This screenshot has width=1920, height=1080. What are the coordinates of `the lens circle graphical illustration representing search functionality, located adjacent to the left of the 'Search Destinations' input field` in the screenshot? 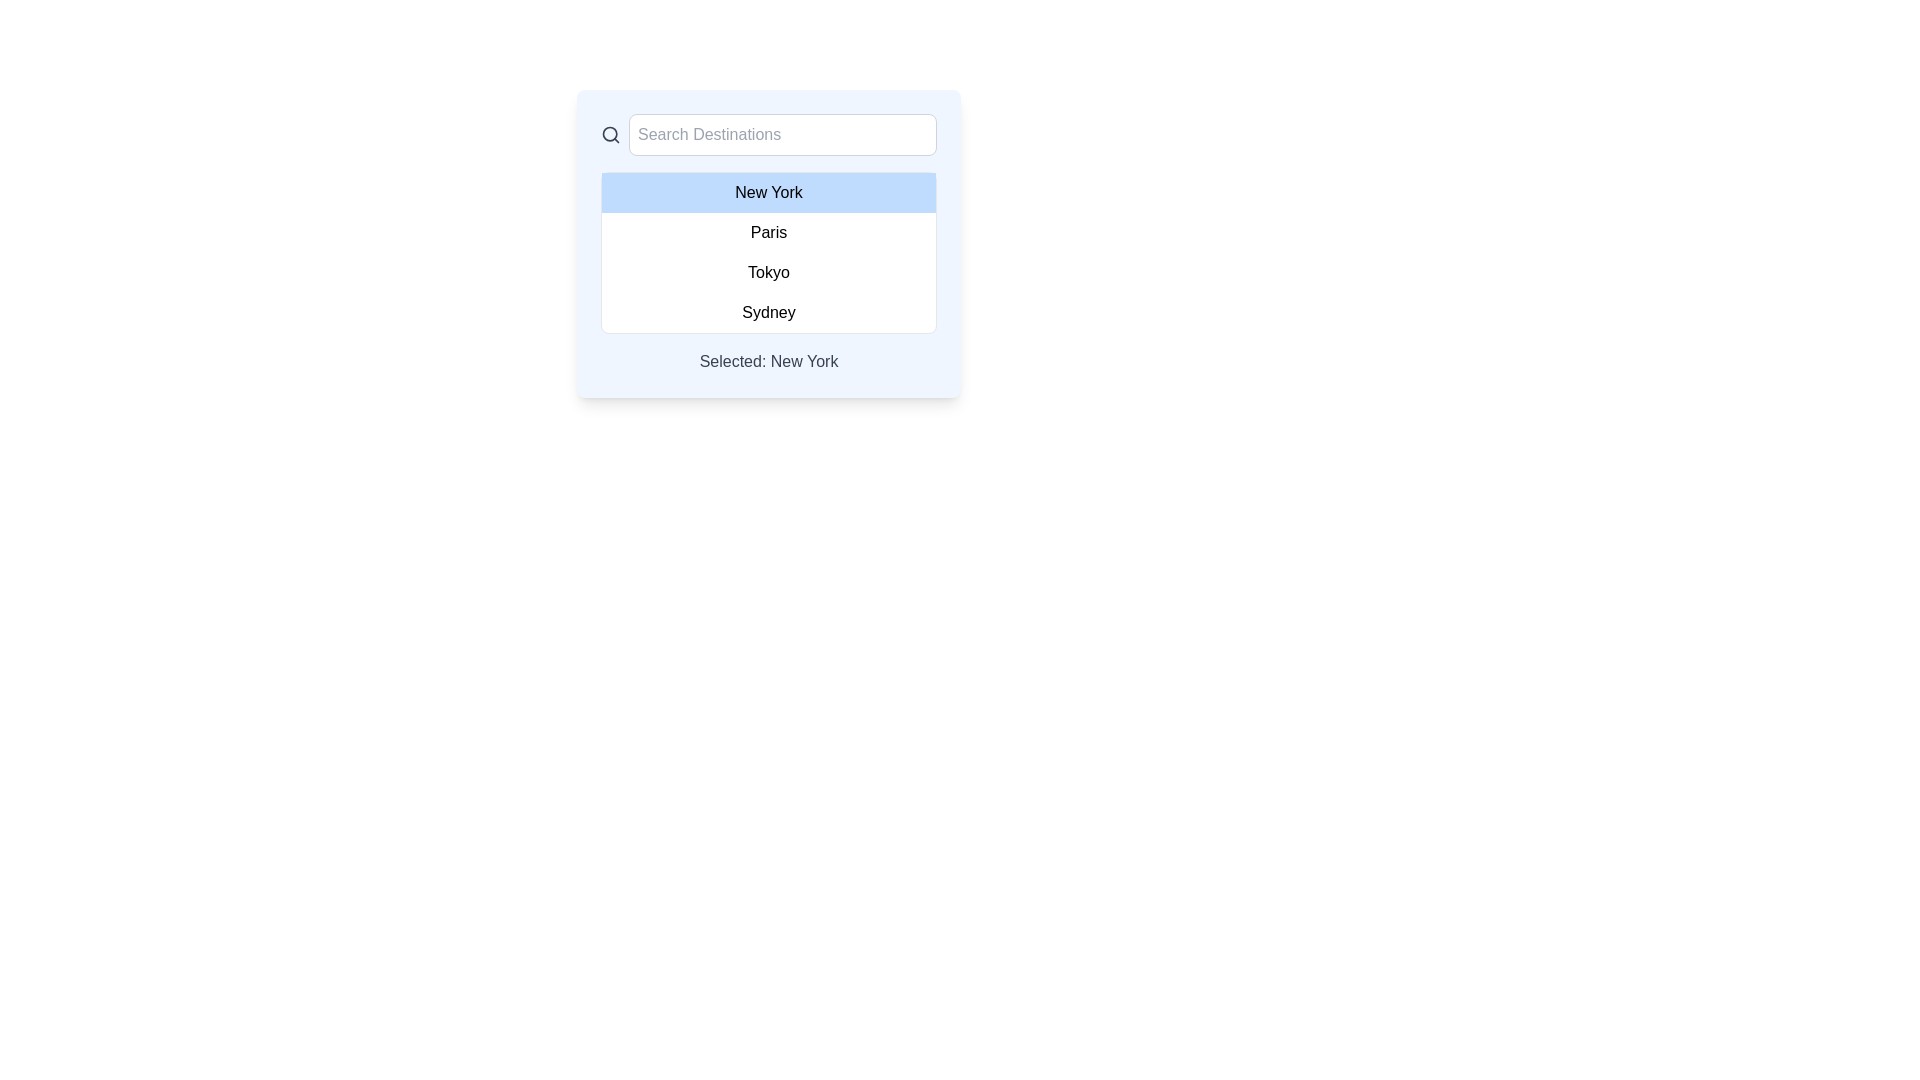 It's located at (609, 134).